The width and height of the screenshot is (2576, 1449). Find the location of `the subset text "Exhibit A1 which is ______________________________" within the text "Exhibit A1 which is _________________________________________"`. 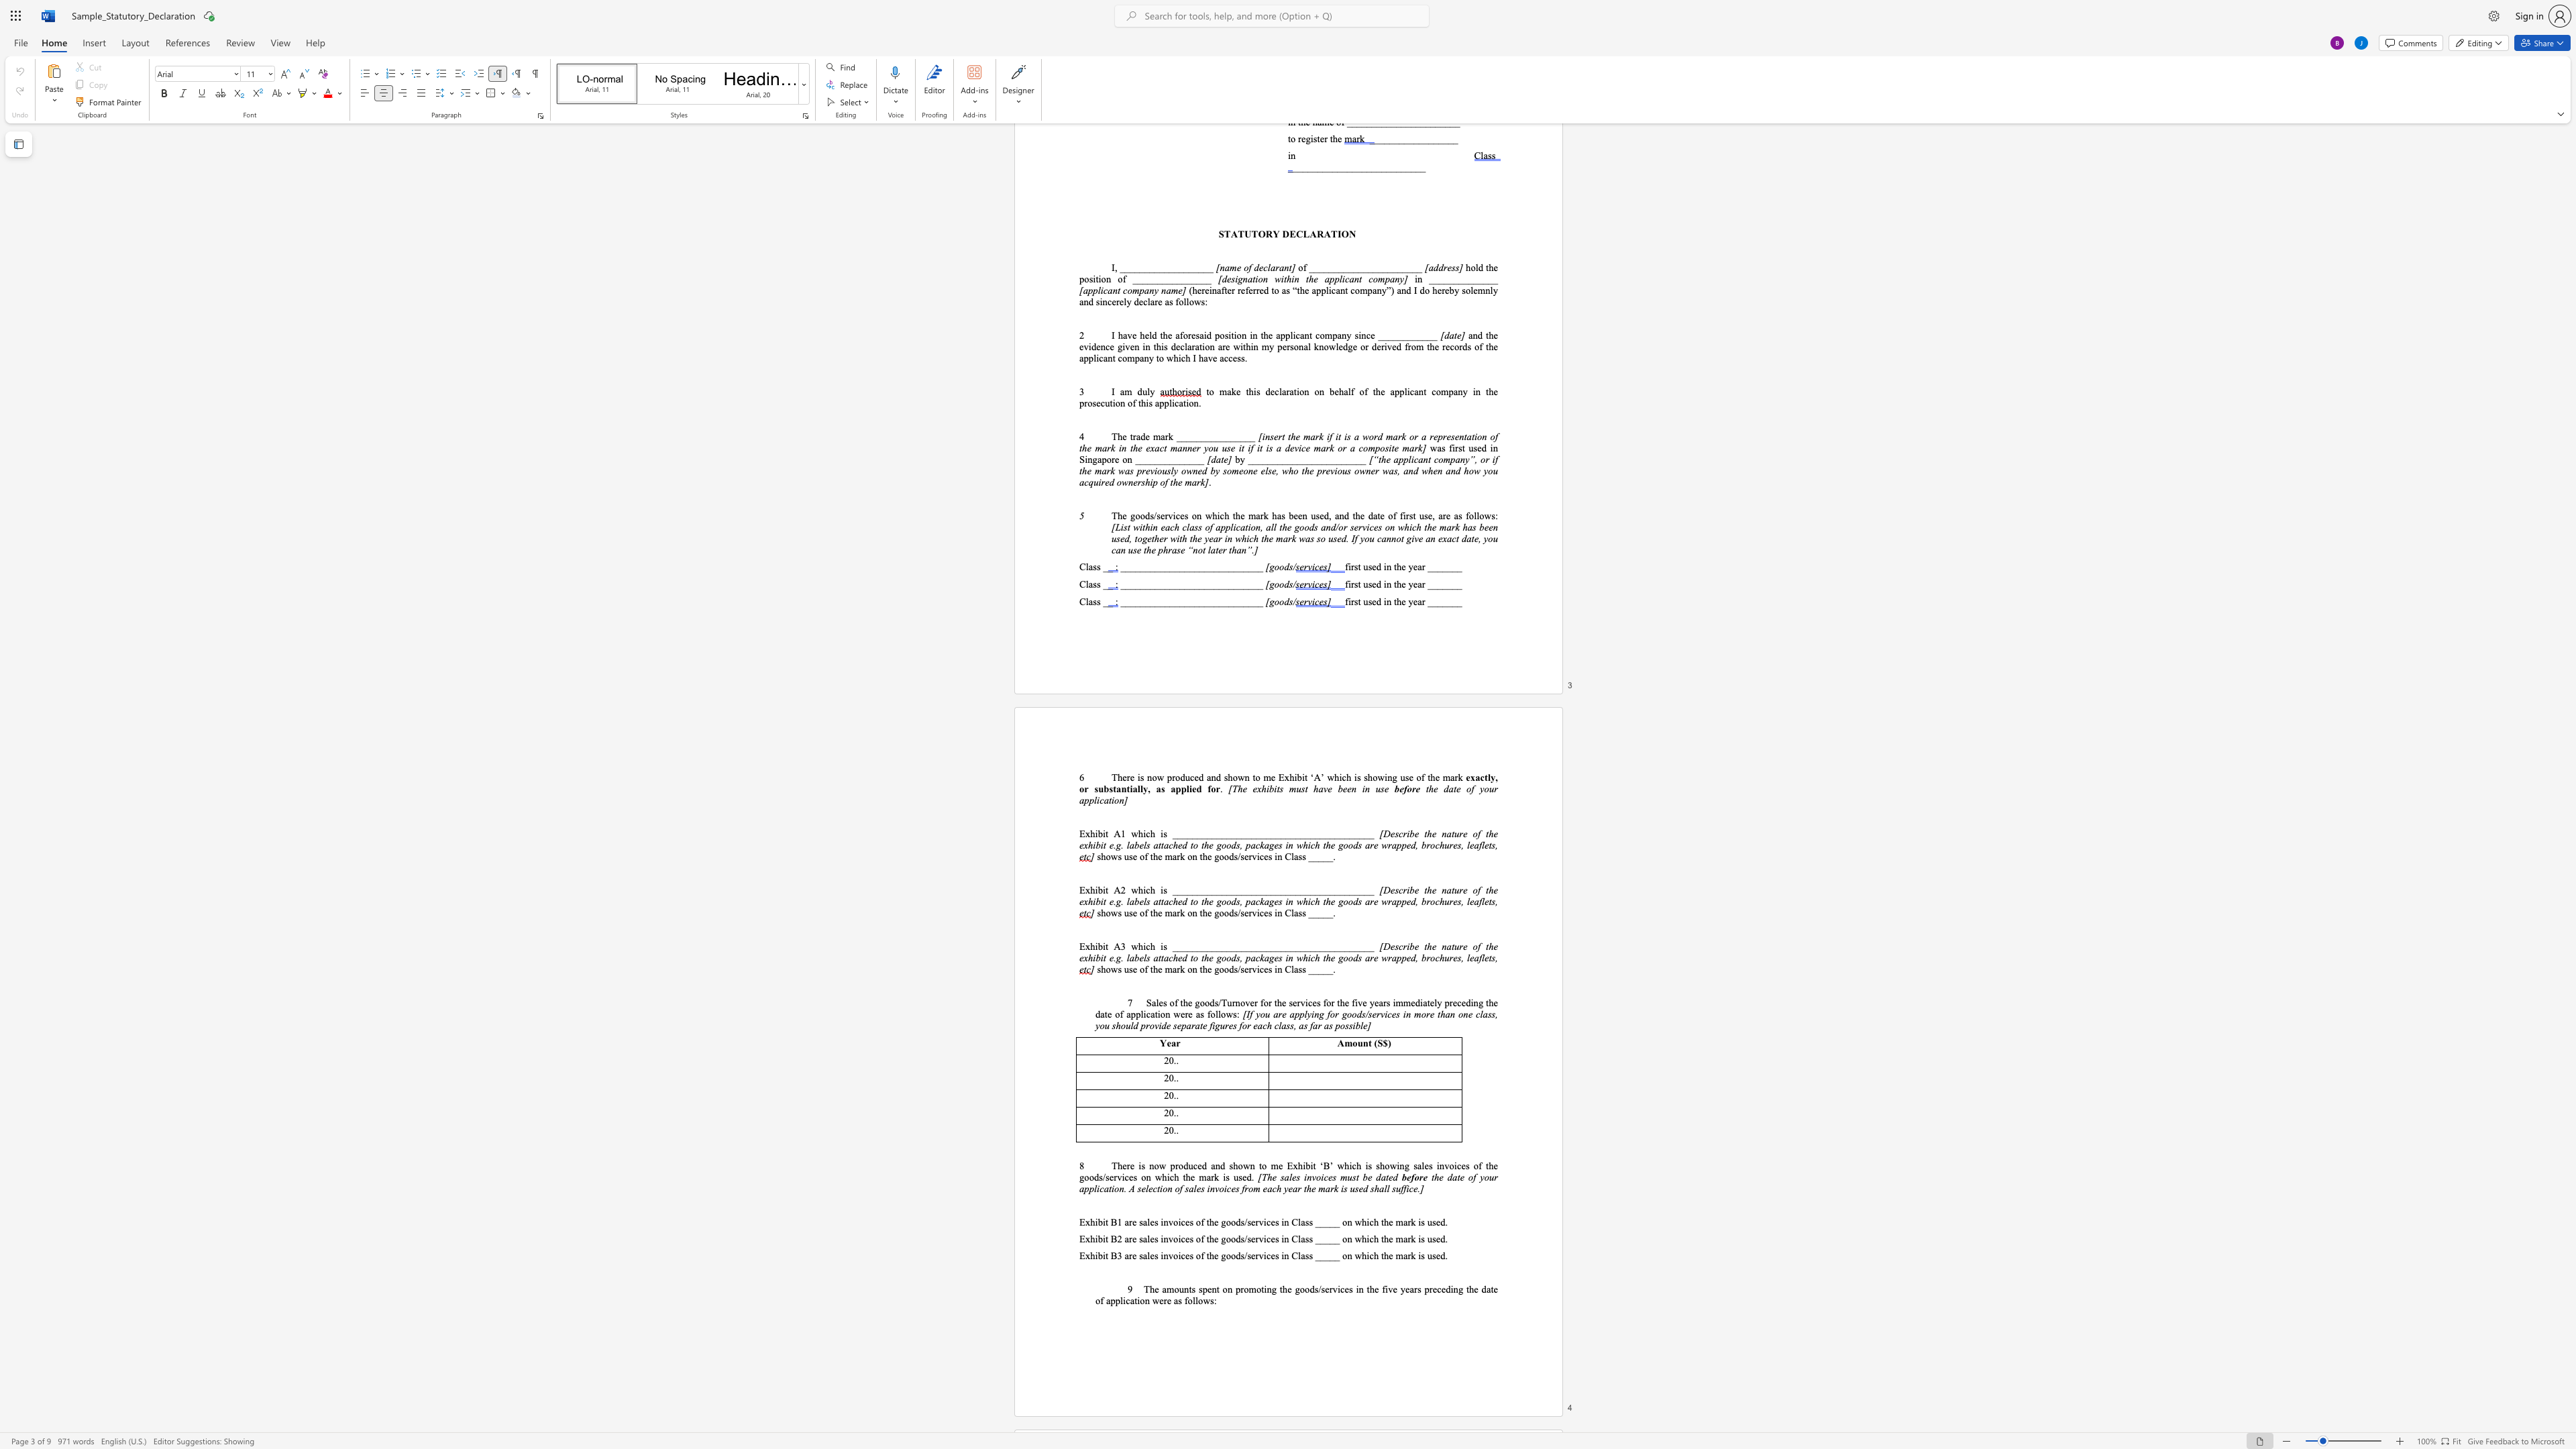

the subset text "Exhibit A1 which is ______________________________" within the text "Exhibit A1 which is _________________________________________" is located at coordinates (1079, 833).